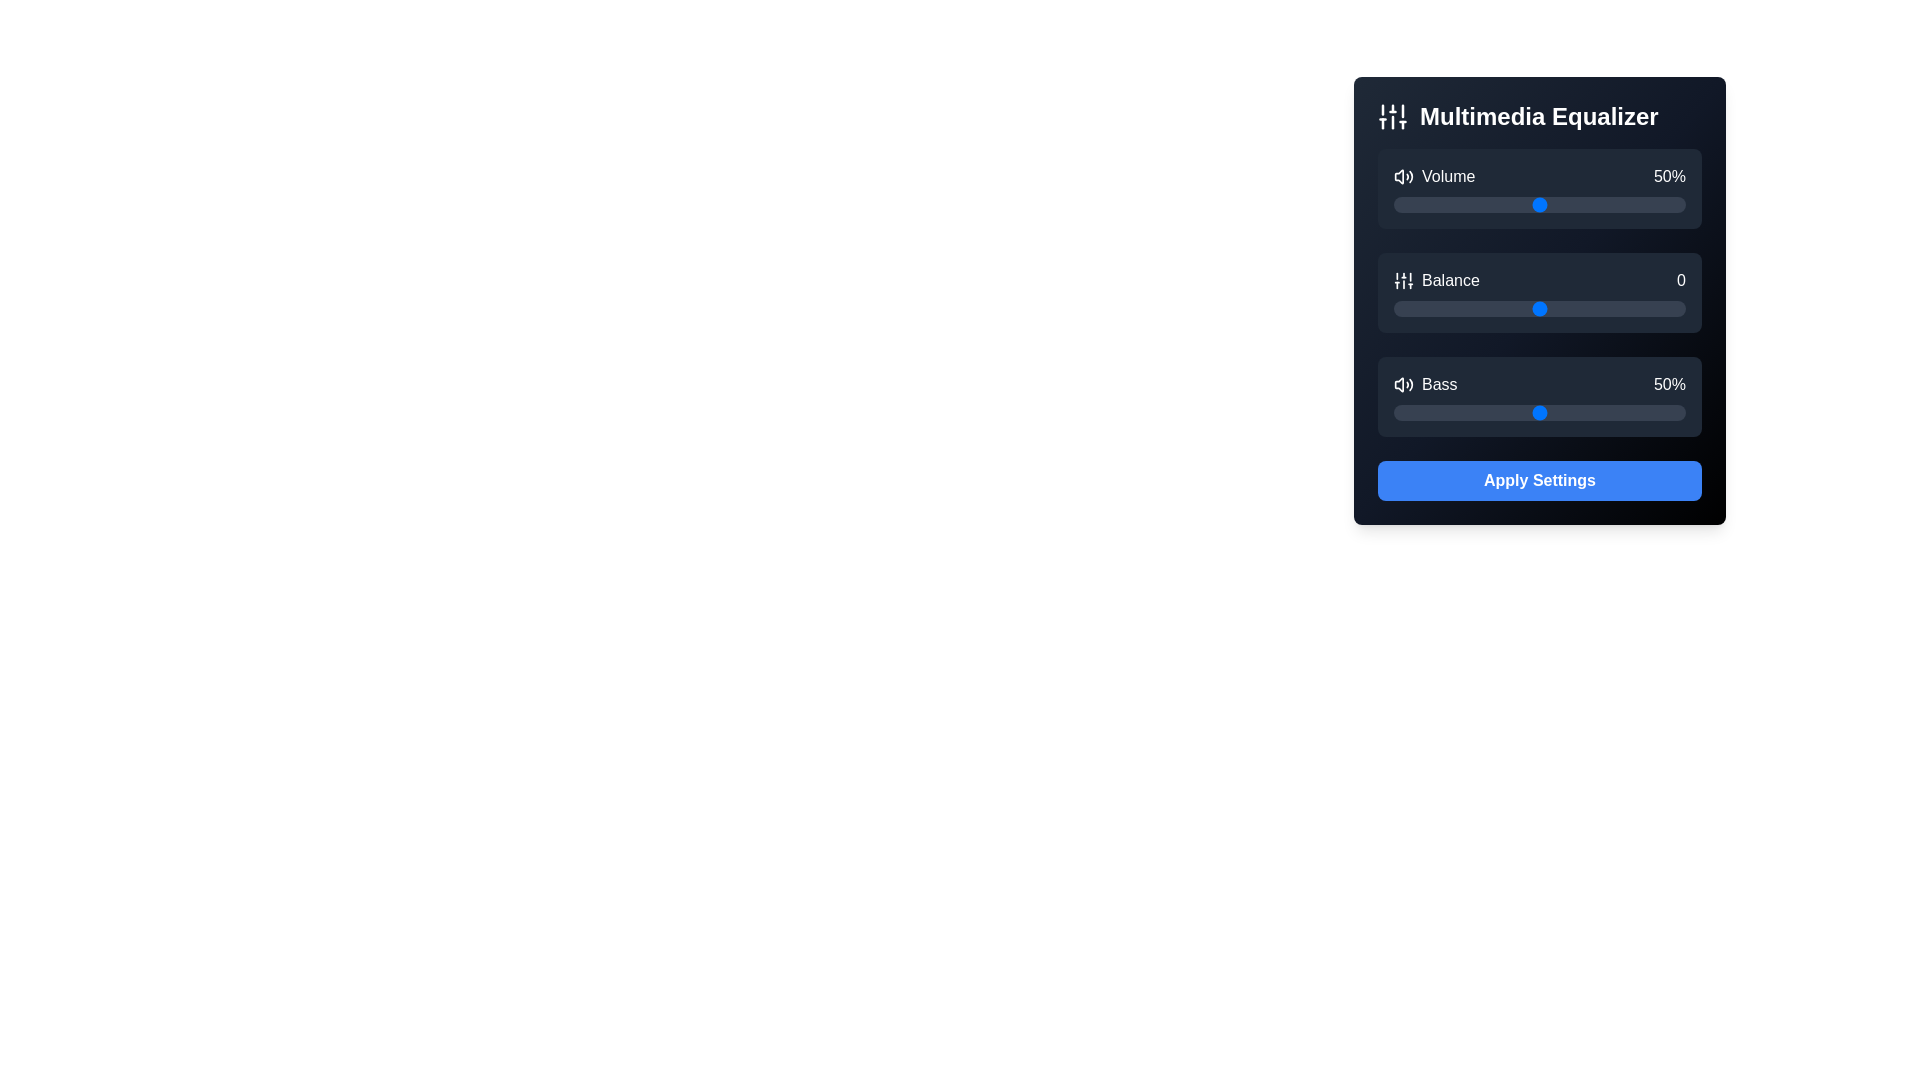  What do you see at coordinates (1651, 204) in the screenshot?
I see `the volume level` at bounding box center [1651, 204].